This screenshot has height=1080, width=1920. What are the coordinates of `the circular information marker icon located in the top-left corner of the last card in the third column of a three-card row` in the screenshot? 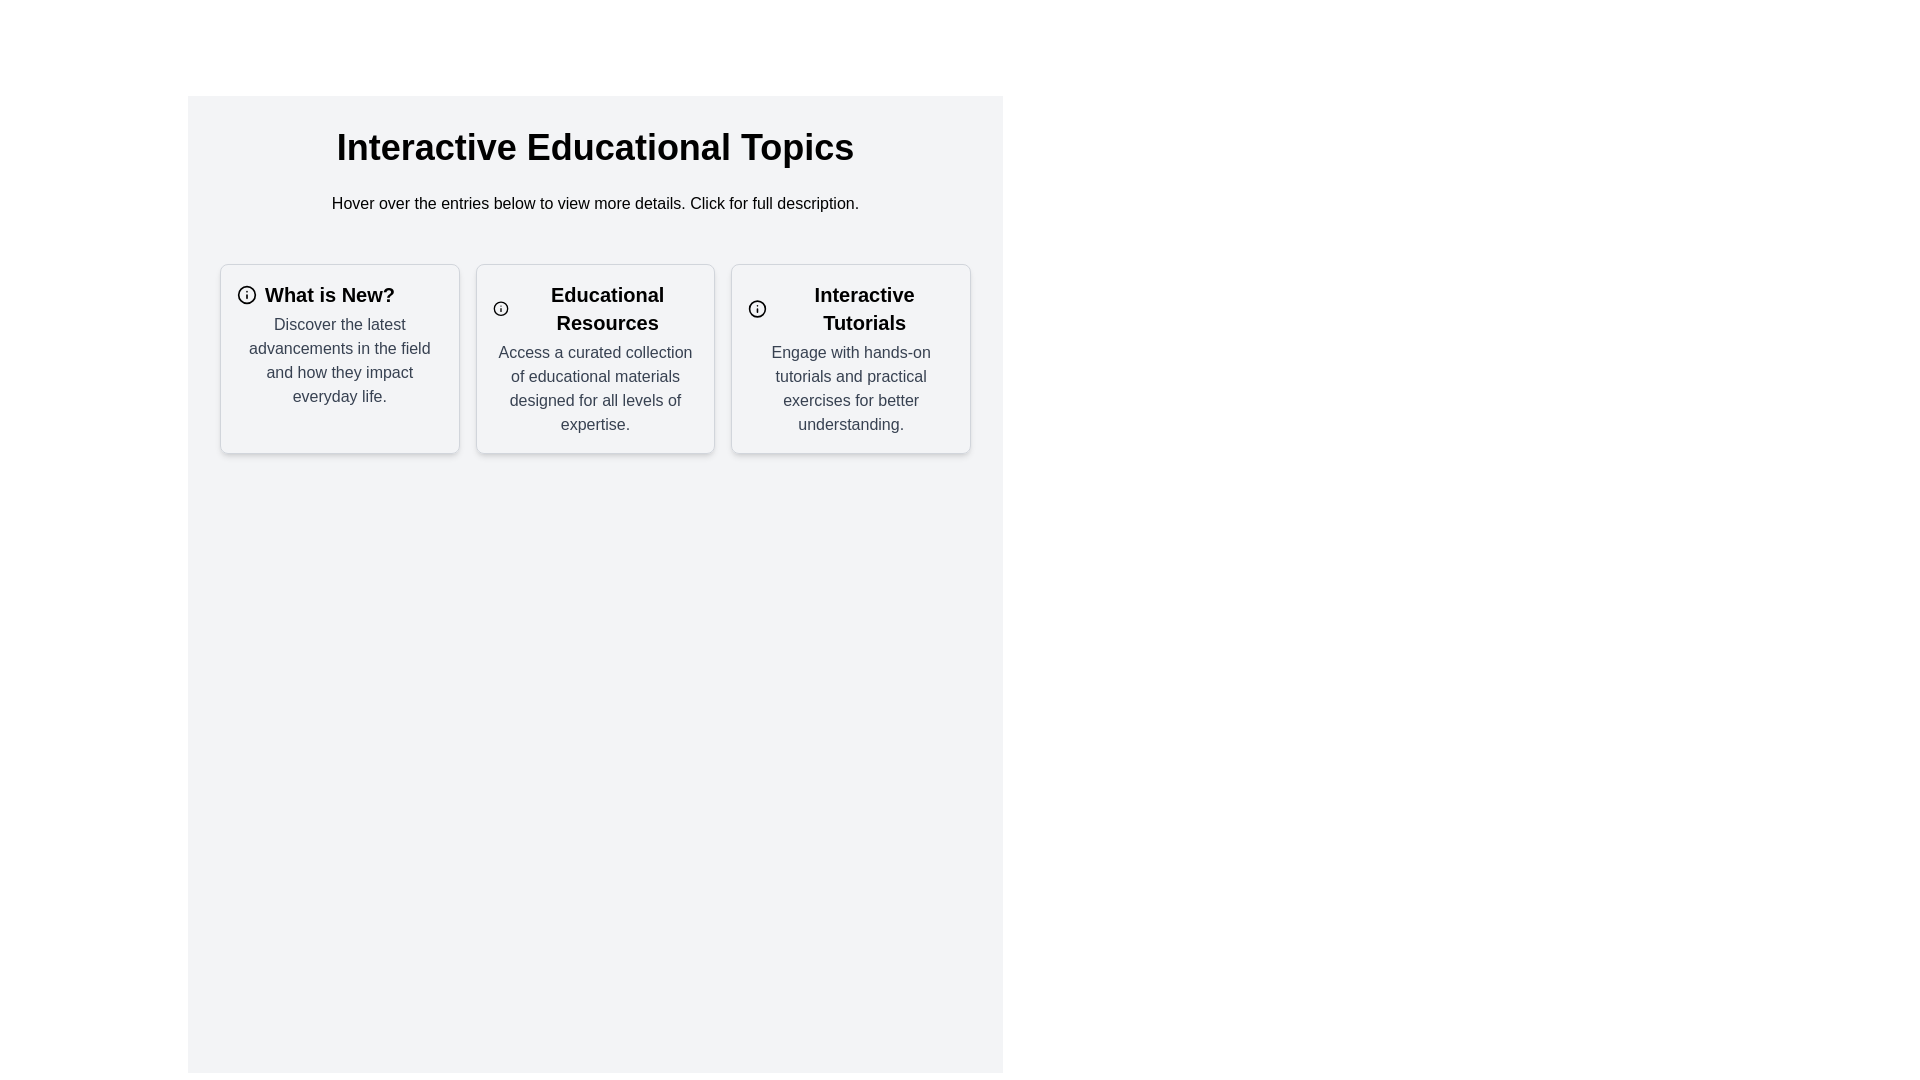 It's located at (756, 308).